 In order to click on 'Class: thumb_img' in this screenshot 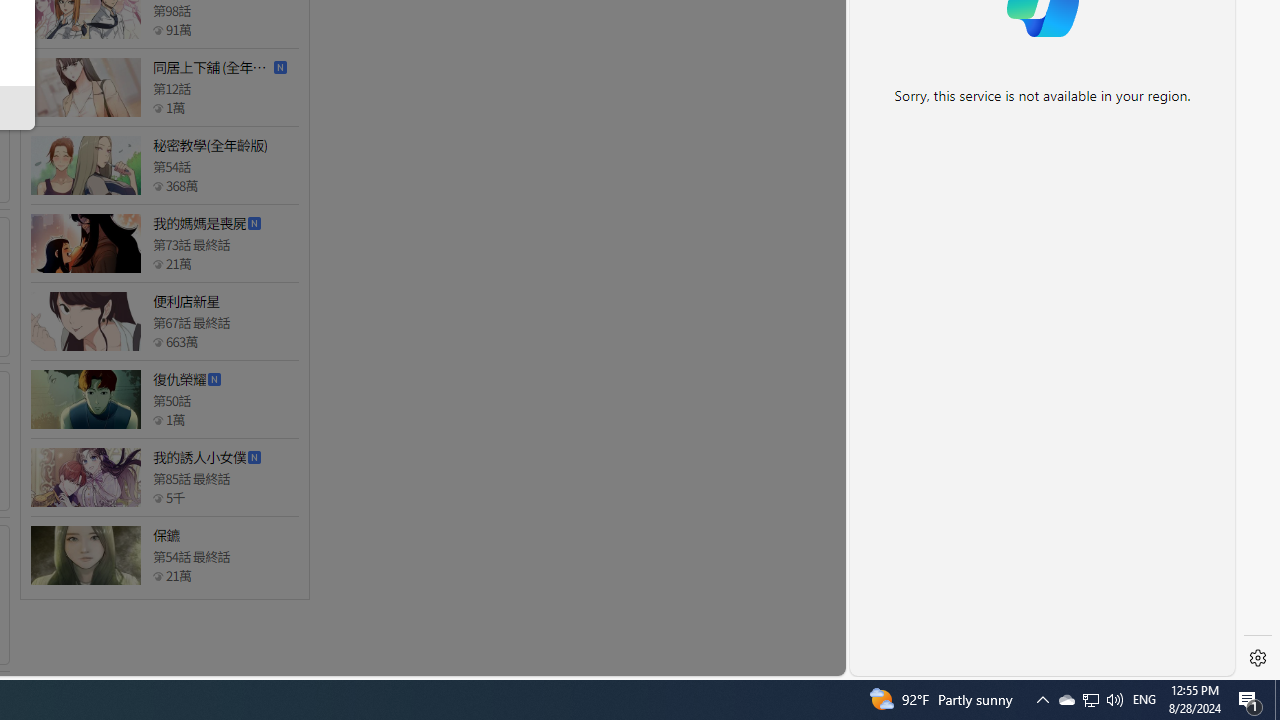, I will do `click(84, 555)`.